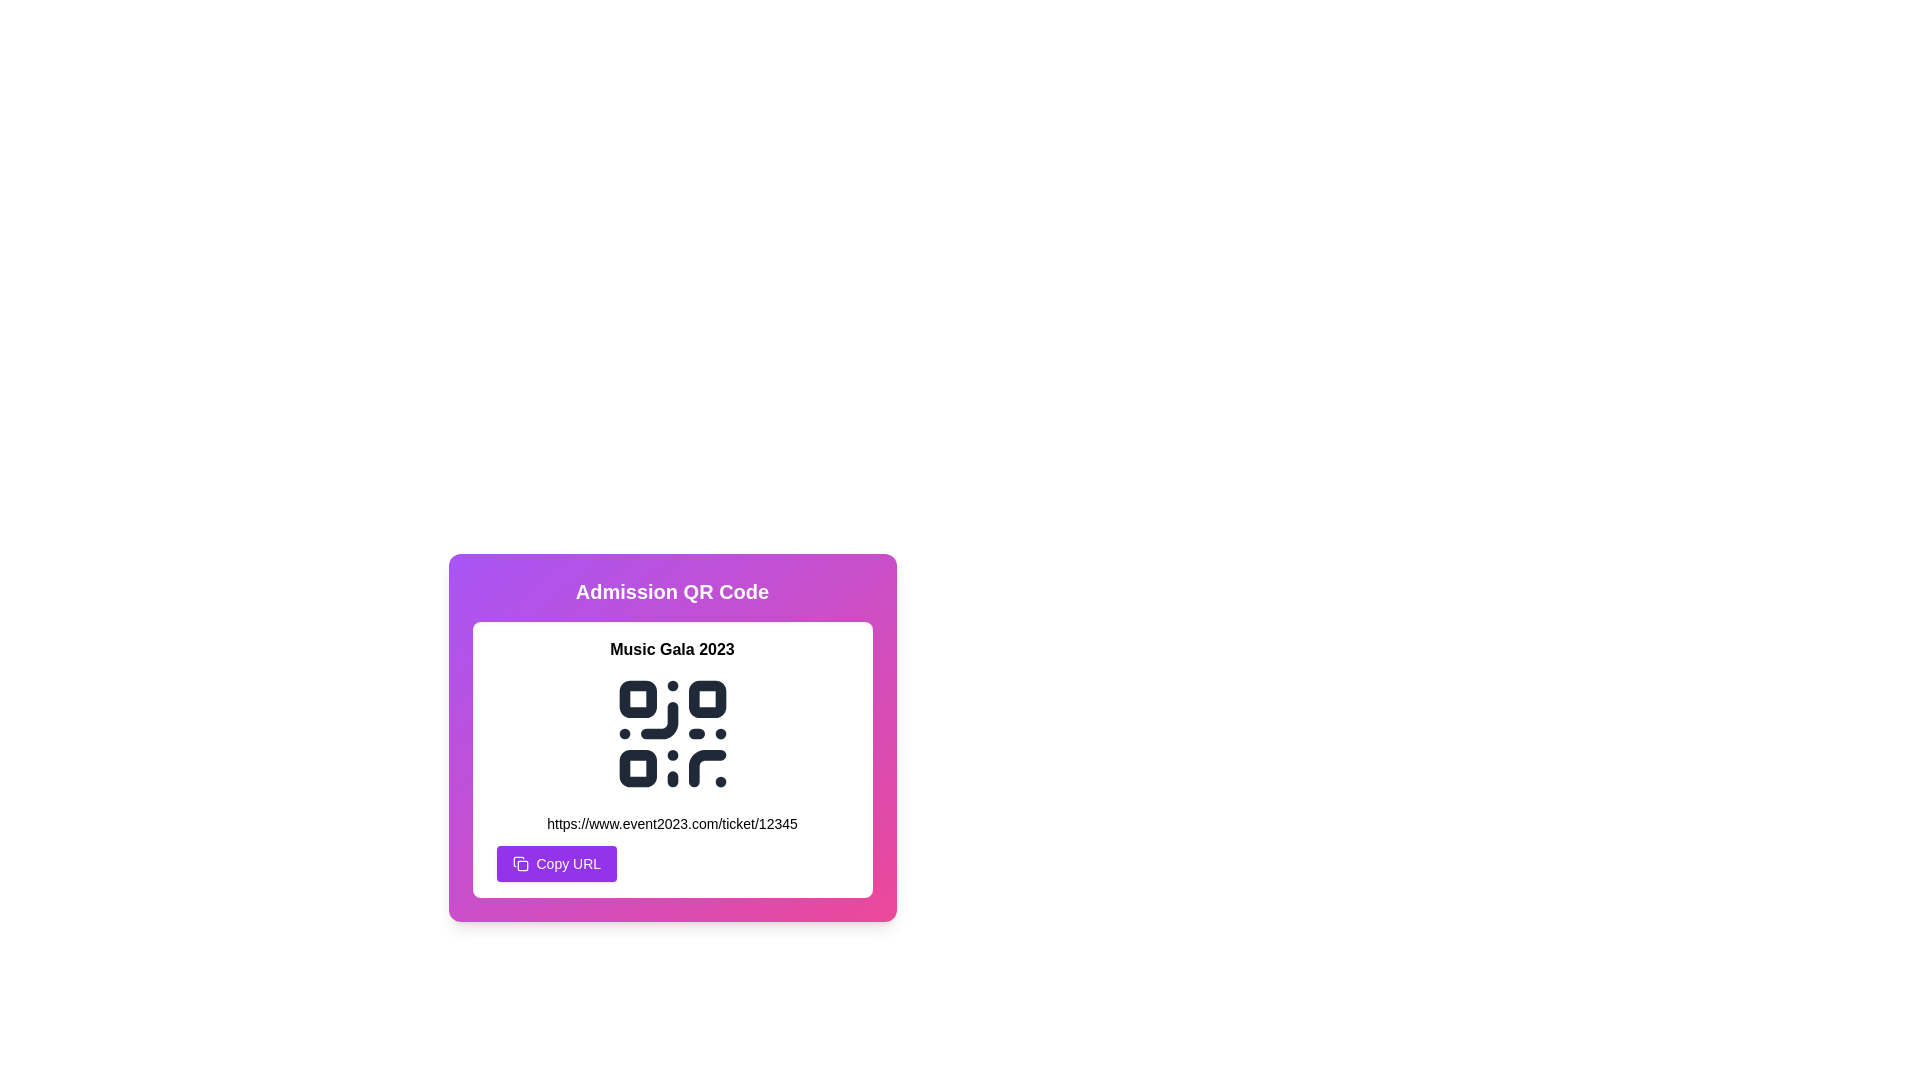 The image size is (1920, 1080). Describe the element at coordinates (522, 865) in the screenshot. I see `the 'Copy URL' button, which contains the copy icon located at the bottom-left part of the button` at that location.